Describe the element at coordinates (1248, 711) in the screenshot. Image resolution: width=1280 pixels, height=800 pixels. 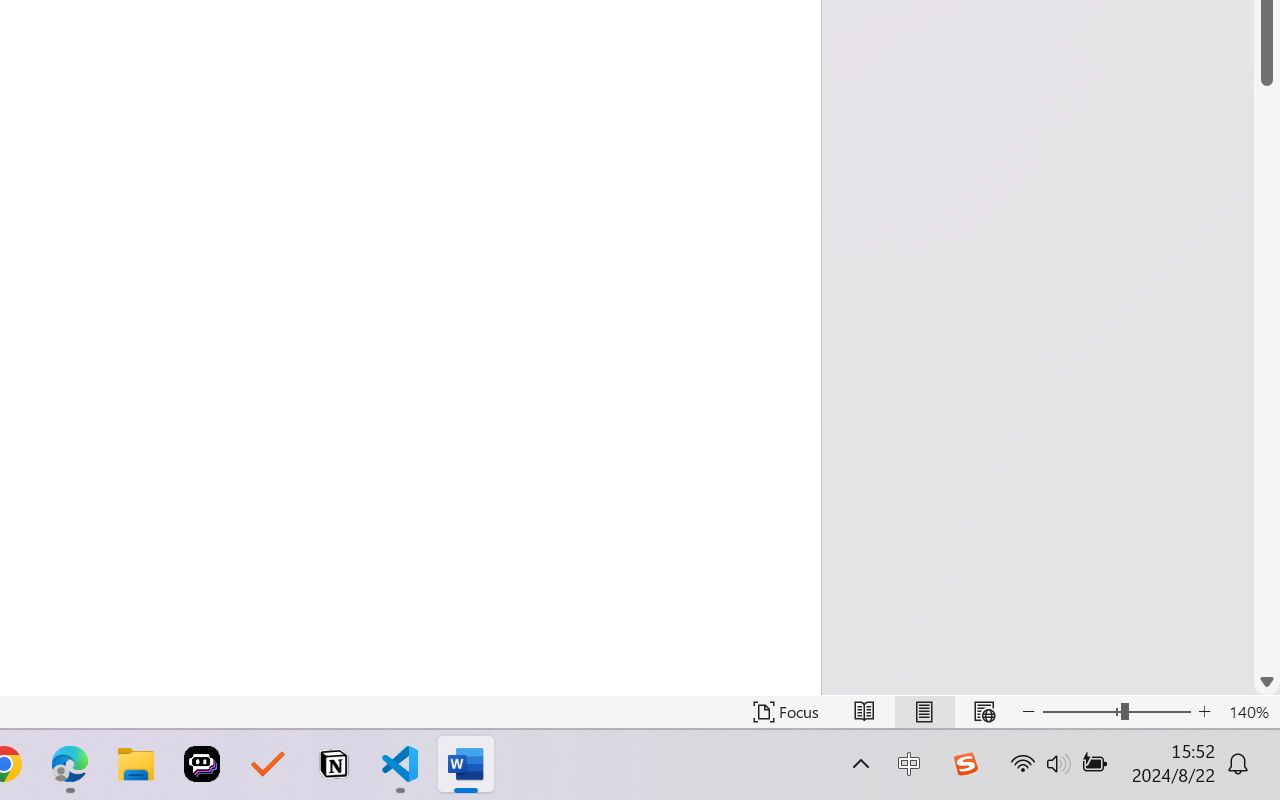
I see `'Zoom 140%'` at that location.